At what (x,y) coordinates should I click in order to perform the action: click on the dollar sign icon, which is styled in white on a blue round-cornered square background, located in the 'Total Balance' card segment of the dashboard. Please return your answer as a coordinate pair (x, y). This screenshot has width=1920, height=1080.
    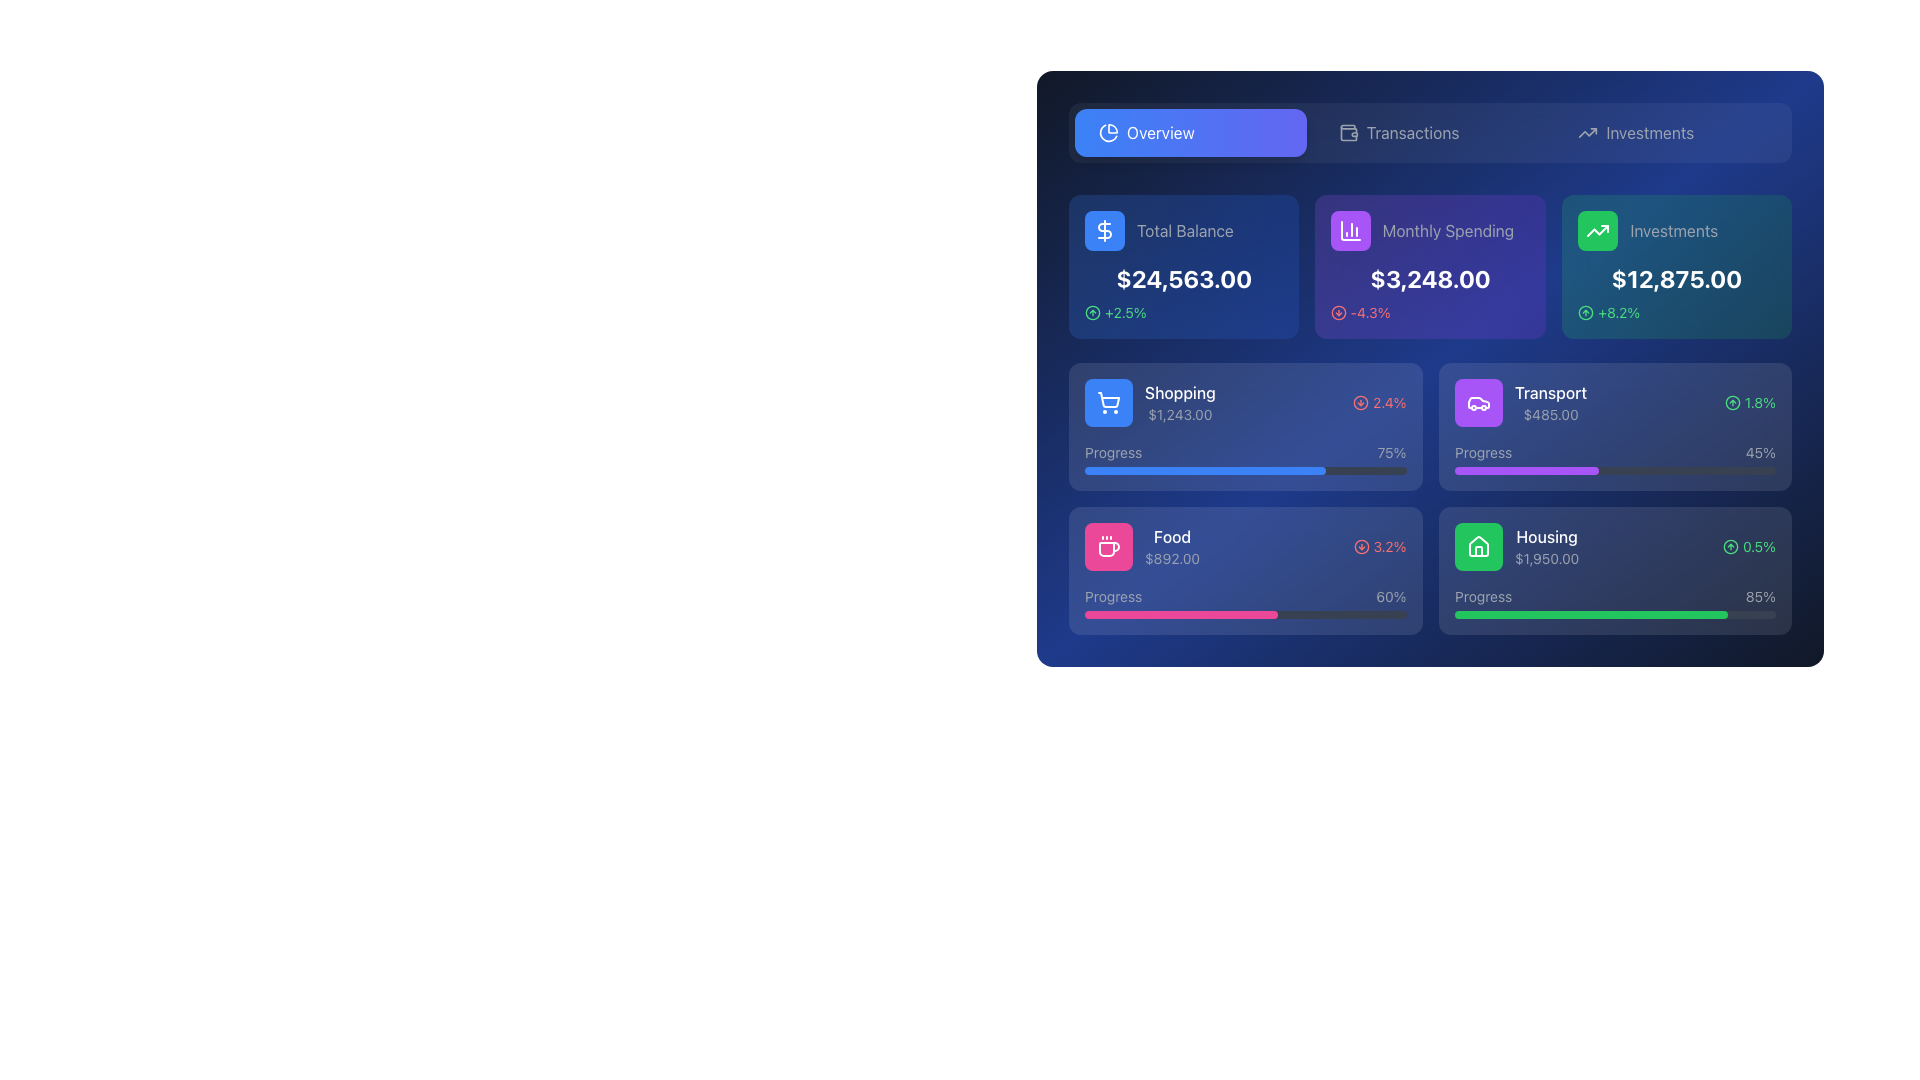
    Looking at the image, I should click on (1103, 230).